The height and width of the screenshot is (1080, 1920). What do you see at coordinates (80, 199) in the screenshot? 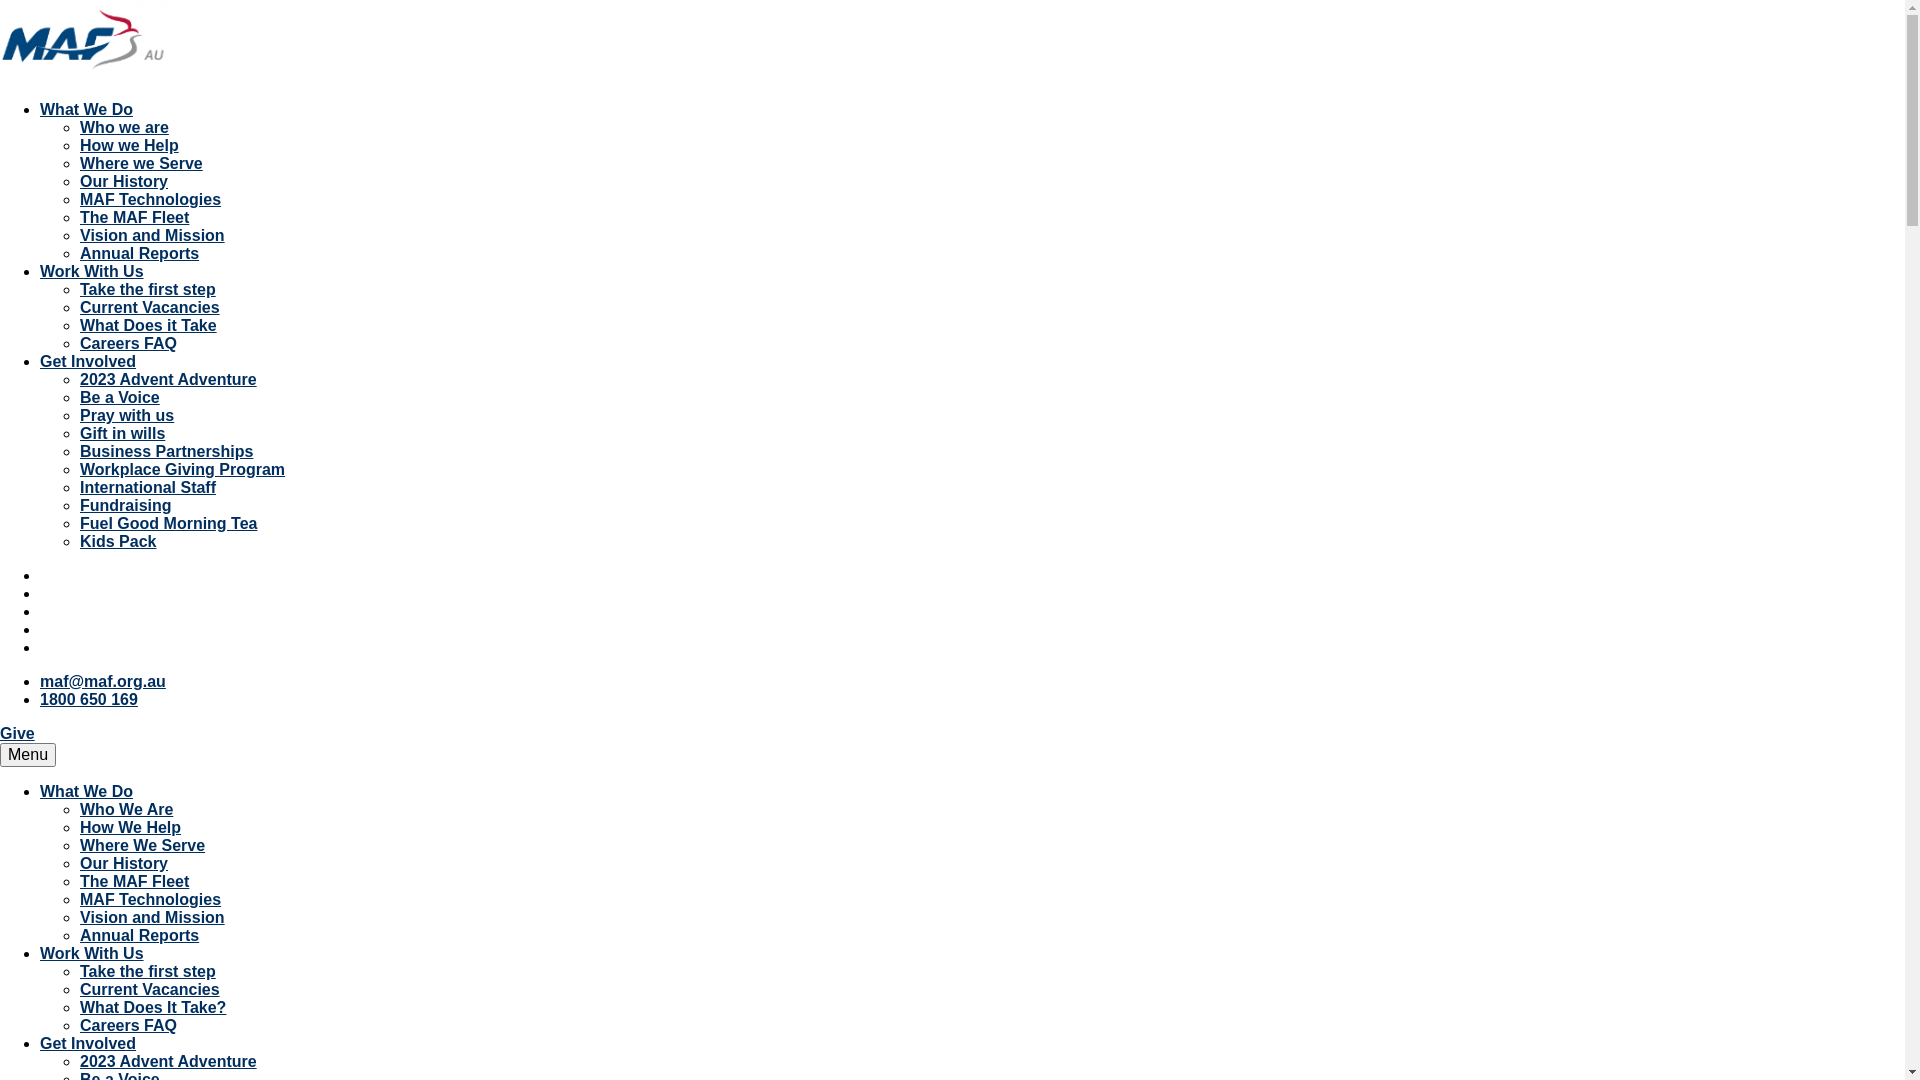
I see `'MAF Technologies'` at bounding box center [80, 199].